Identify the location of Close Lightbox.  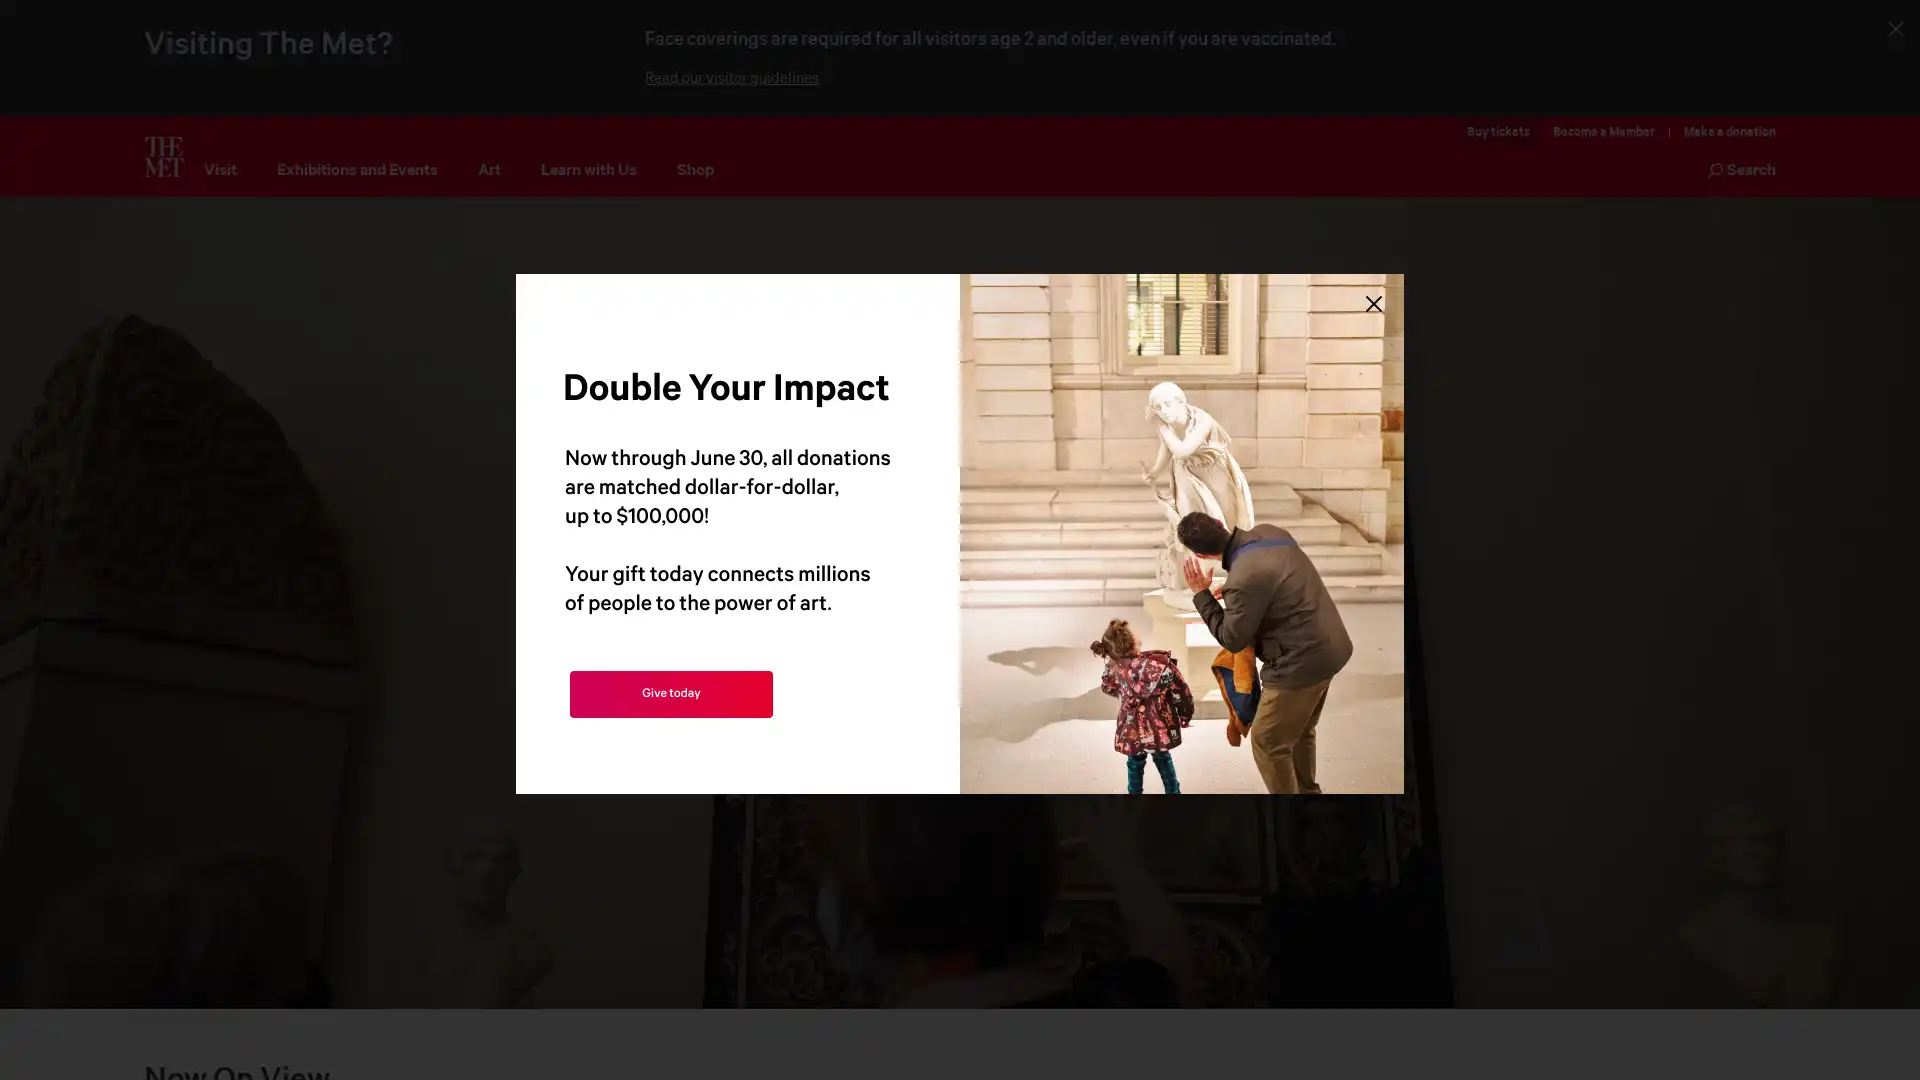
(1372, 304).